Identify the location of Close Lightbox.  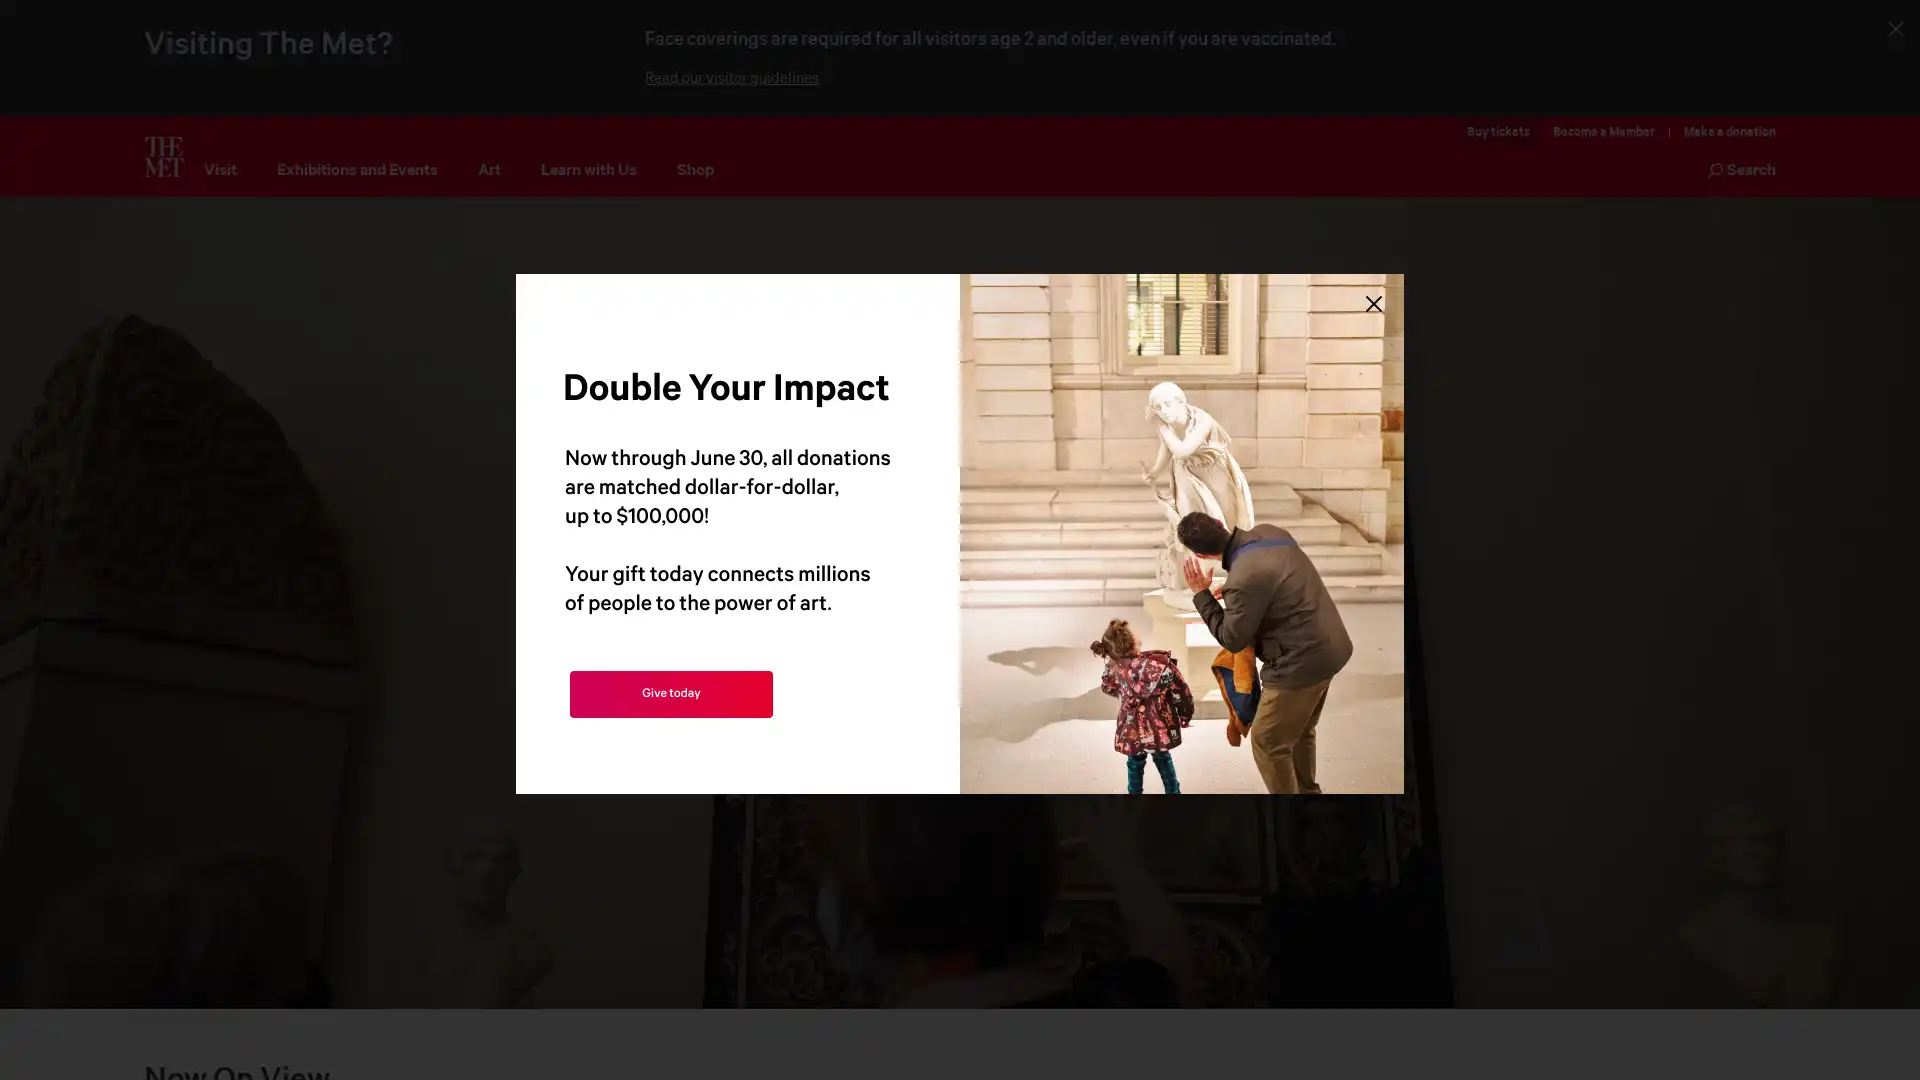
(1372, 304).